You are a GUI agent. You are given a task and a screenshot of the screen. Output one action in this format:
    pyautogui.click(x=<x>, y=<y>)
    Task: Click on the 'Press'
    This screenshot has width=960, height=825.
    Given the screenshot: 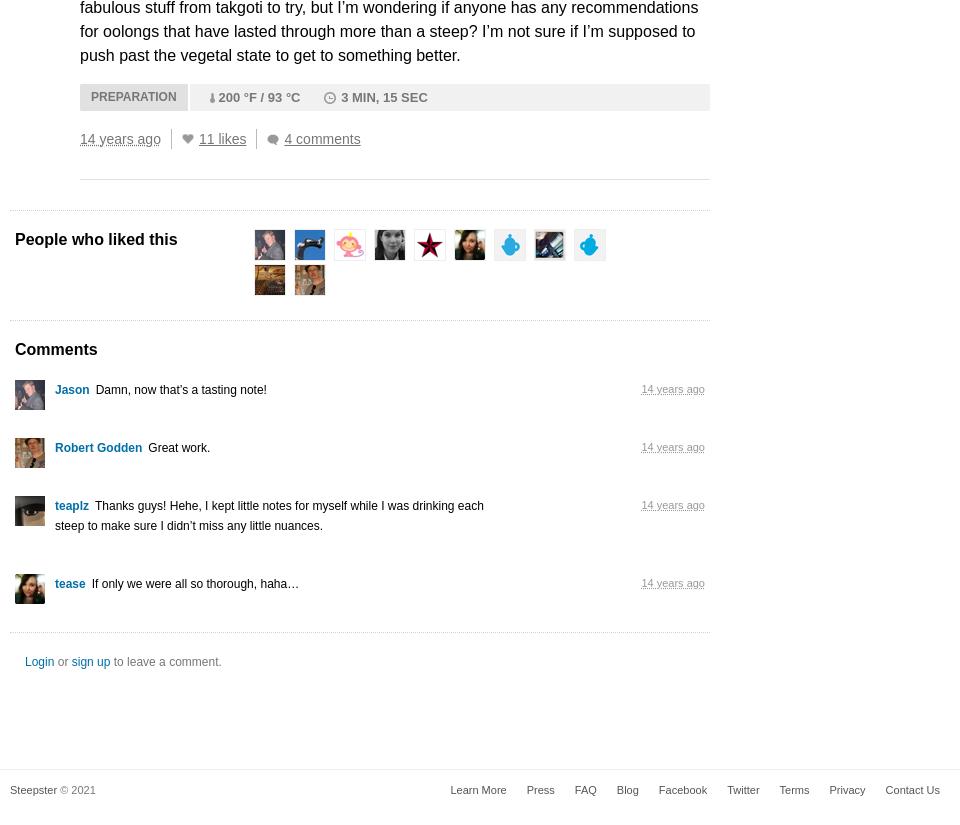 What is the action you would take?
    pyautogui.click(x=539, y=789)
    